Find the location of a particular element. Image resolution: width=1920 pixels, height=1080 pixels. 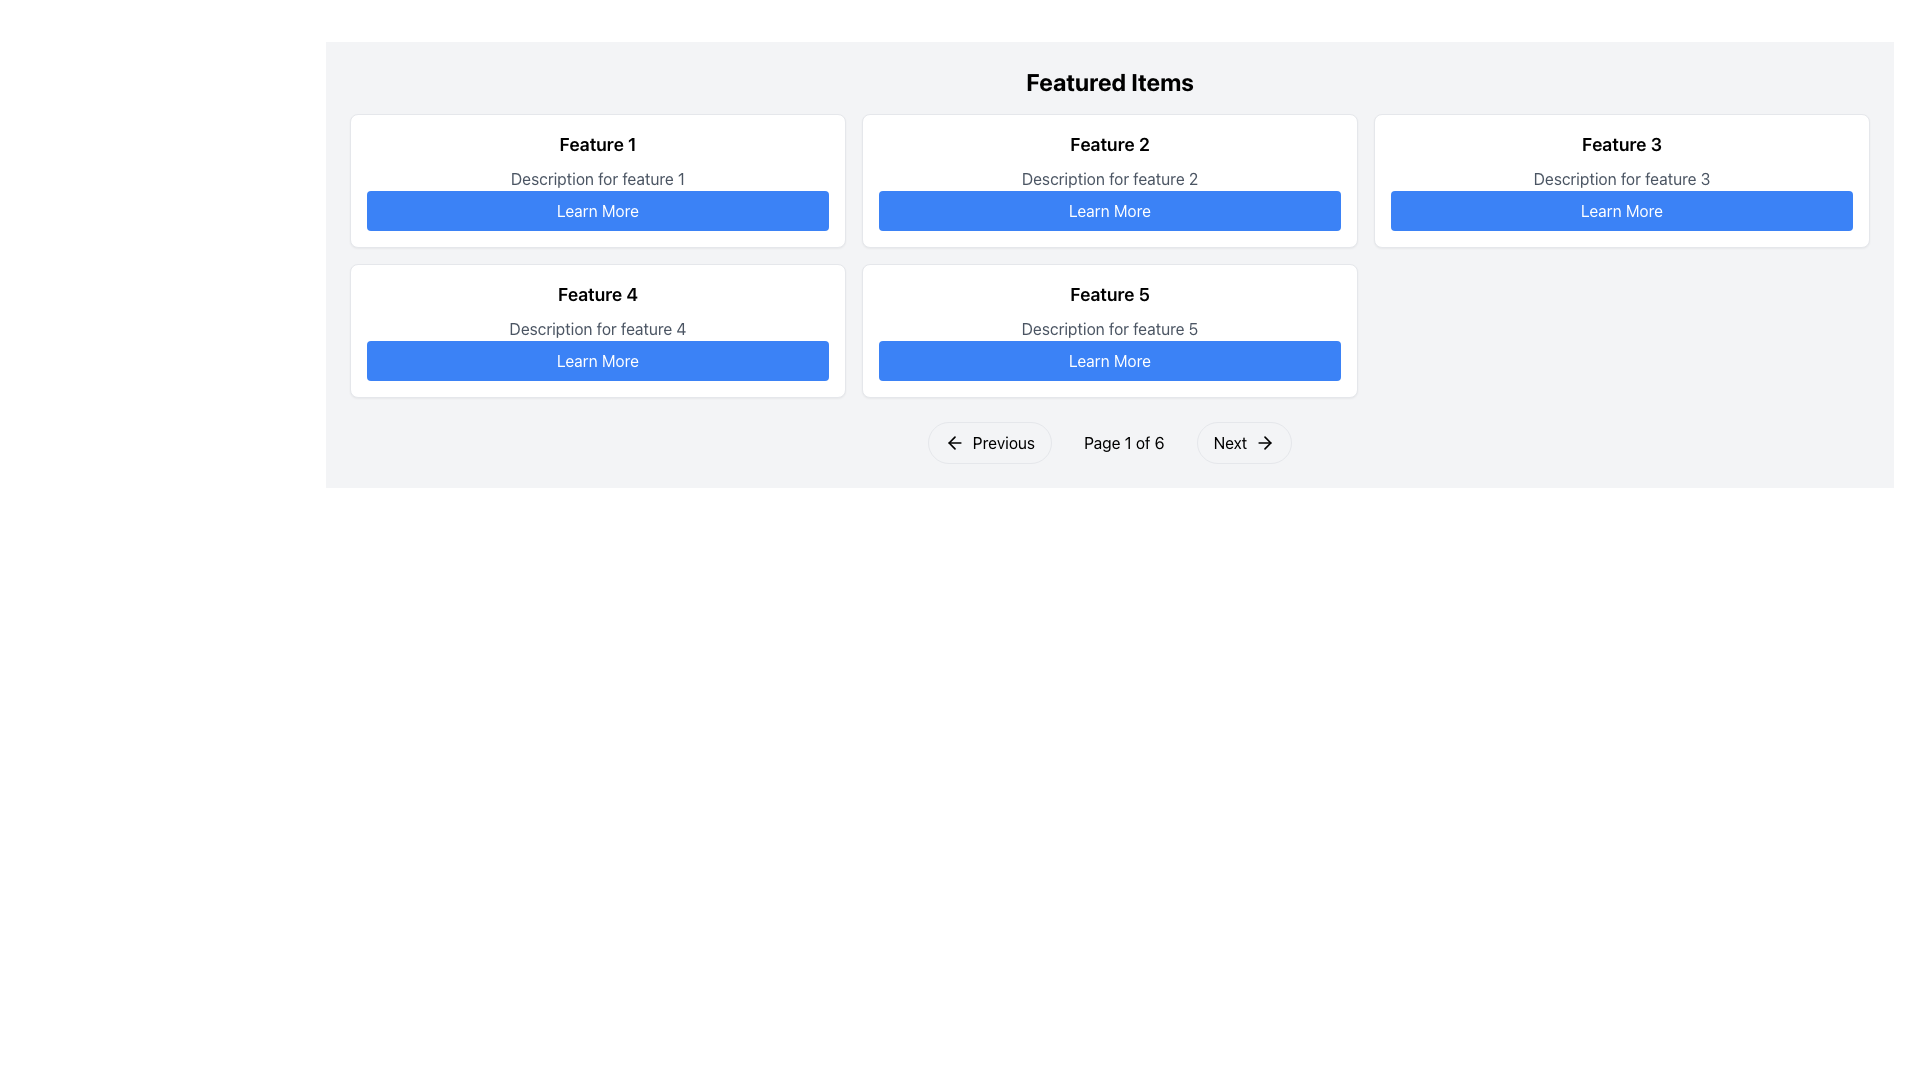

the text element providing a brief explanation for 'Feature 1' located in the top-left card of the grid layout, positioned below the title and above the 'Learn More' button is located at coordinates (597, 177).